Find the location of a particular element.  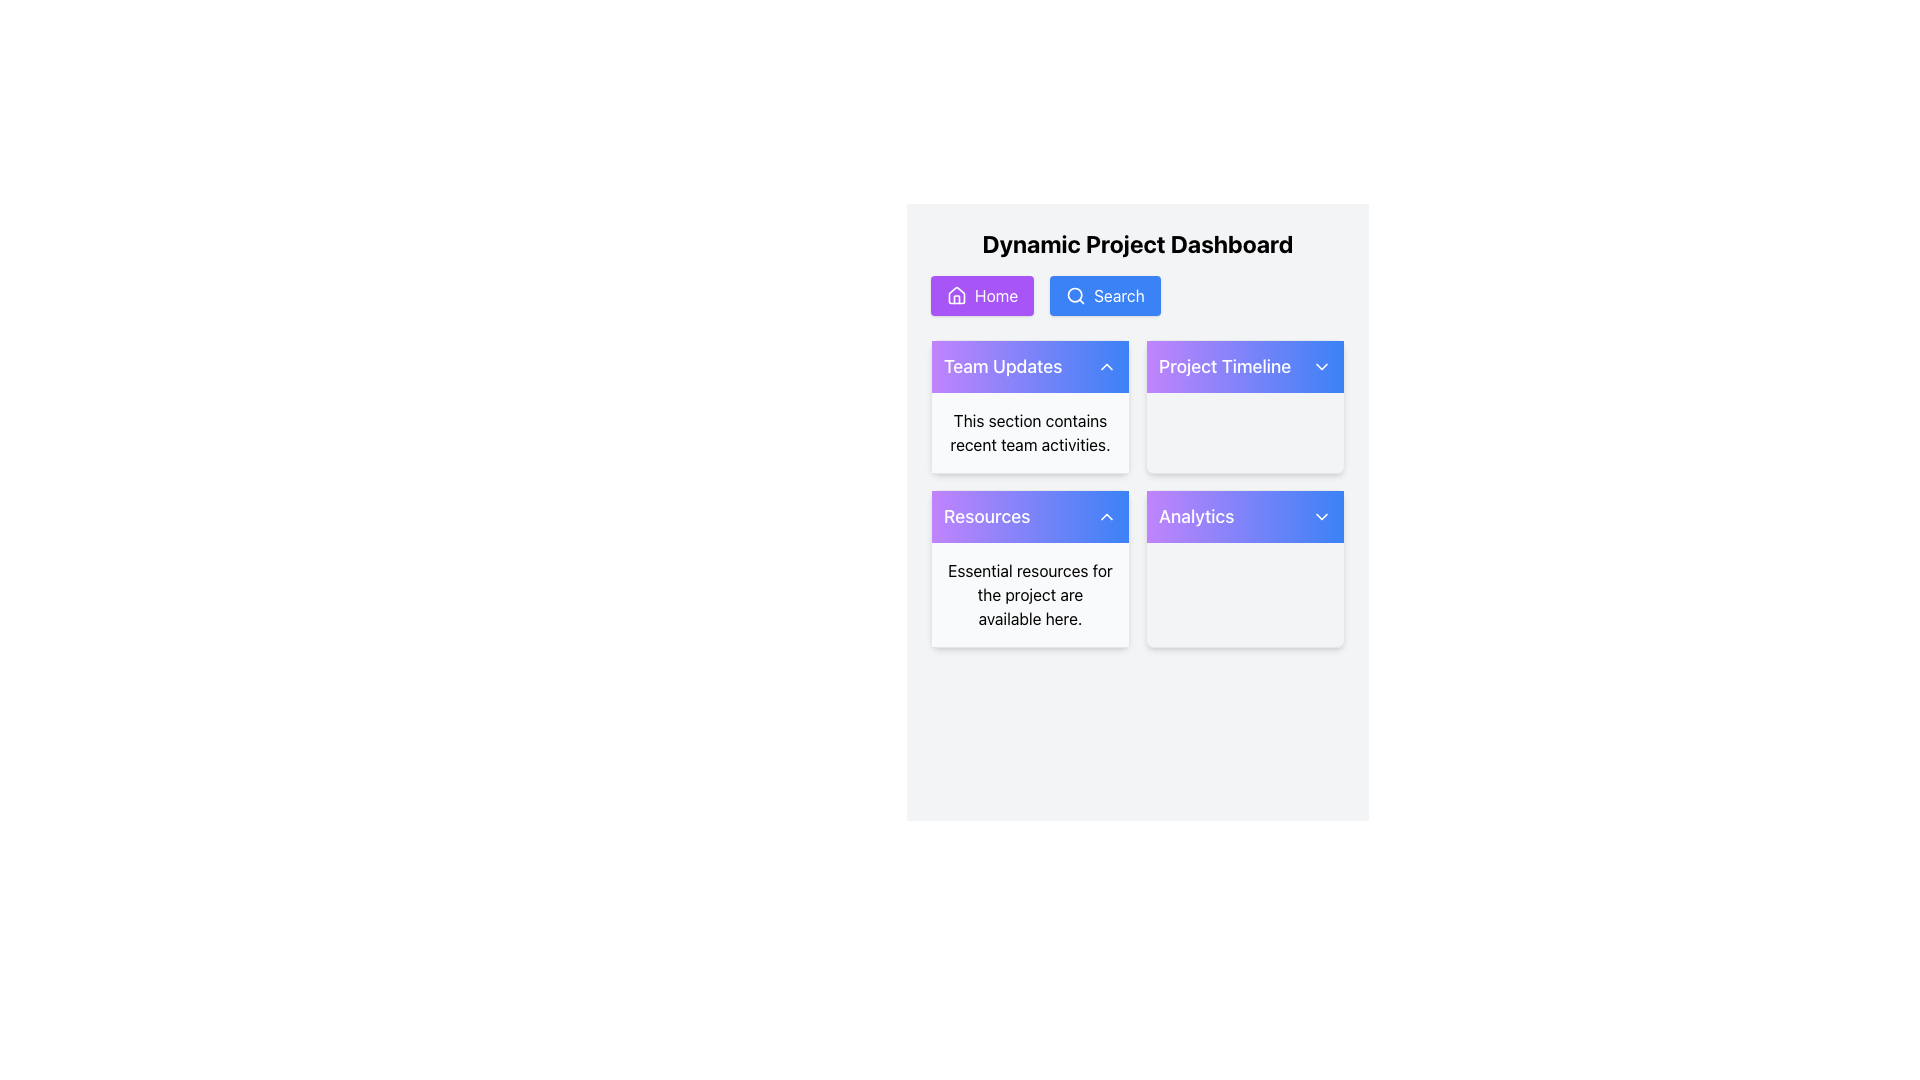

the 'Team Updates' Collapsible Section Header is located at coordinates (1030, 366).